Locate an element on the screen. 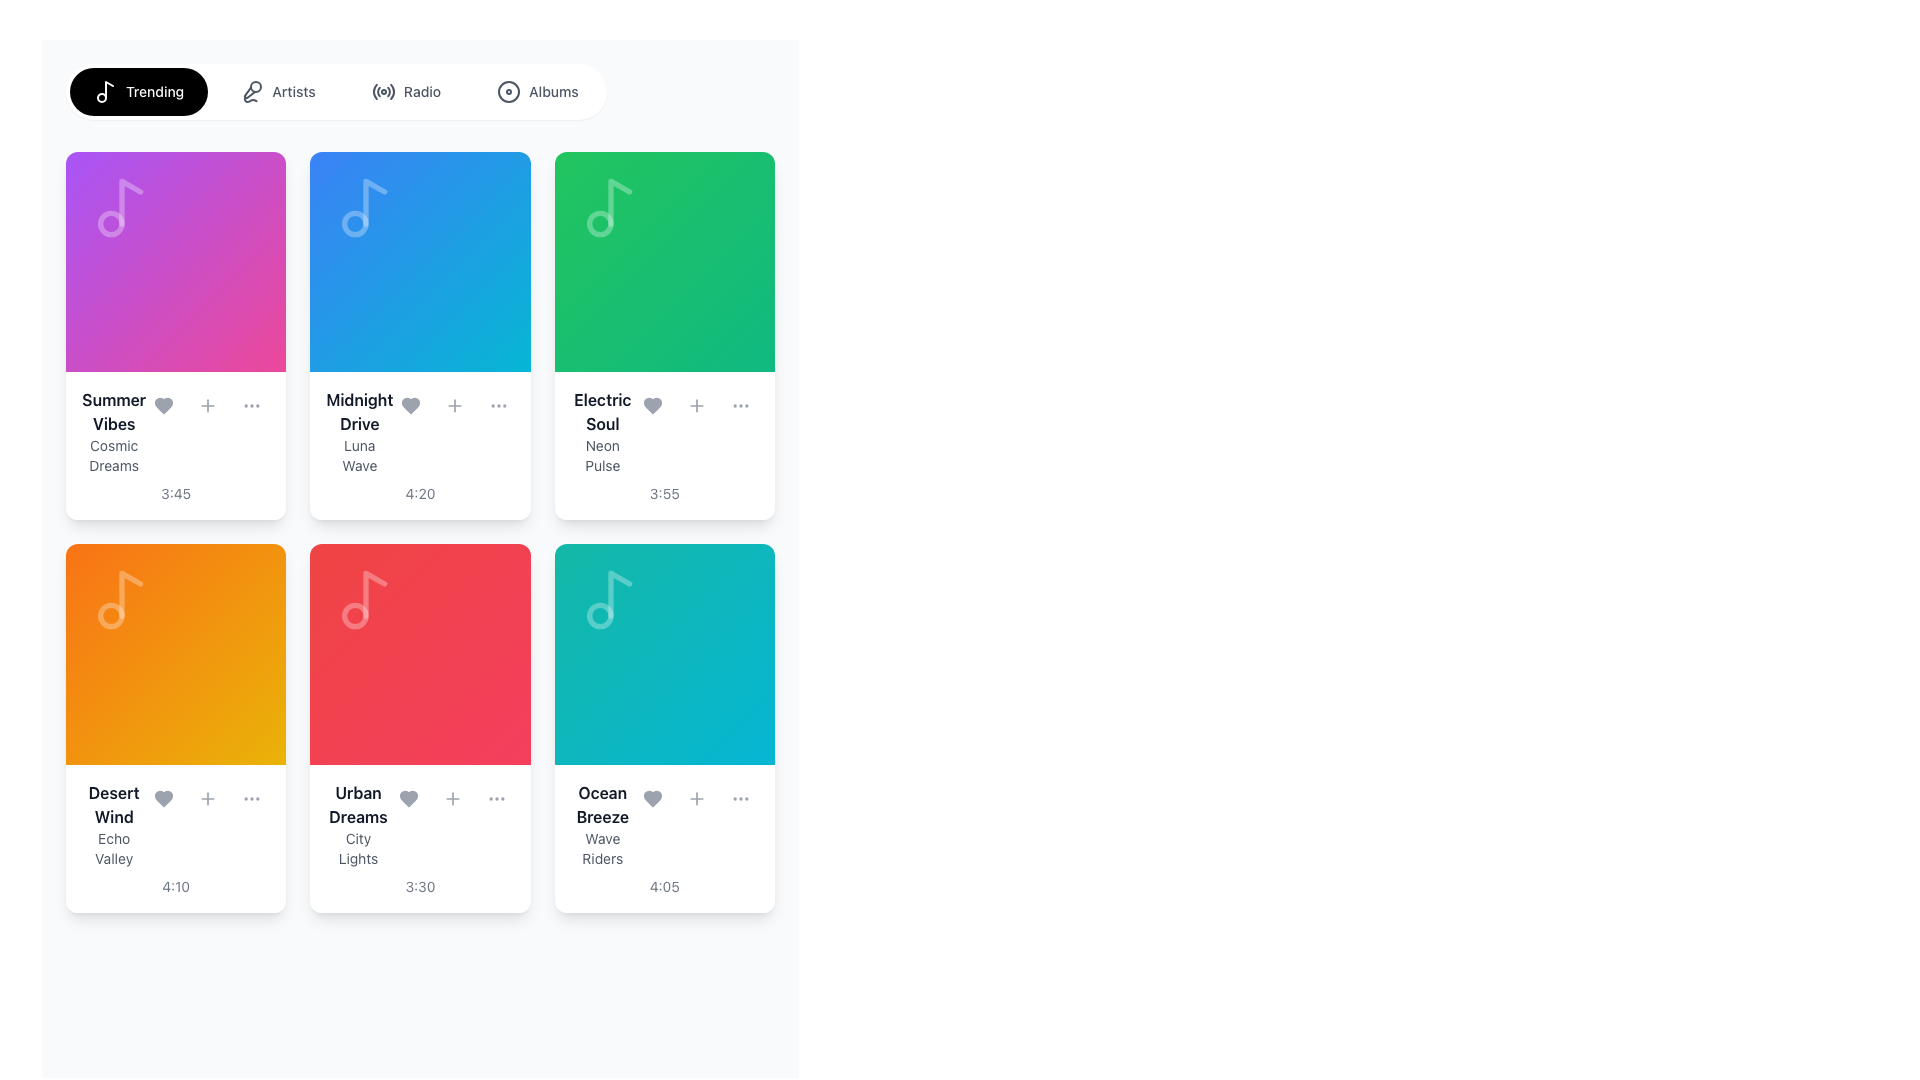 The image size is (1920, 1080). the menu trigger icon located in the bottom-right corner of the 'Ocean Breeze' album card is located at coordinates (739, 797).